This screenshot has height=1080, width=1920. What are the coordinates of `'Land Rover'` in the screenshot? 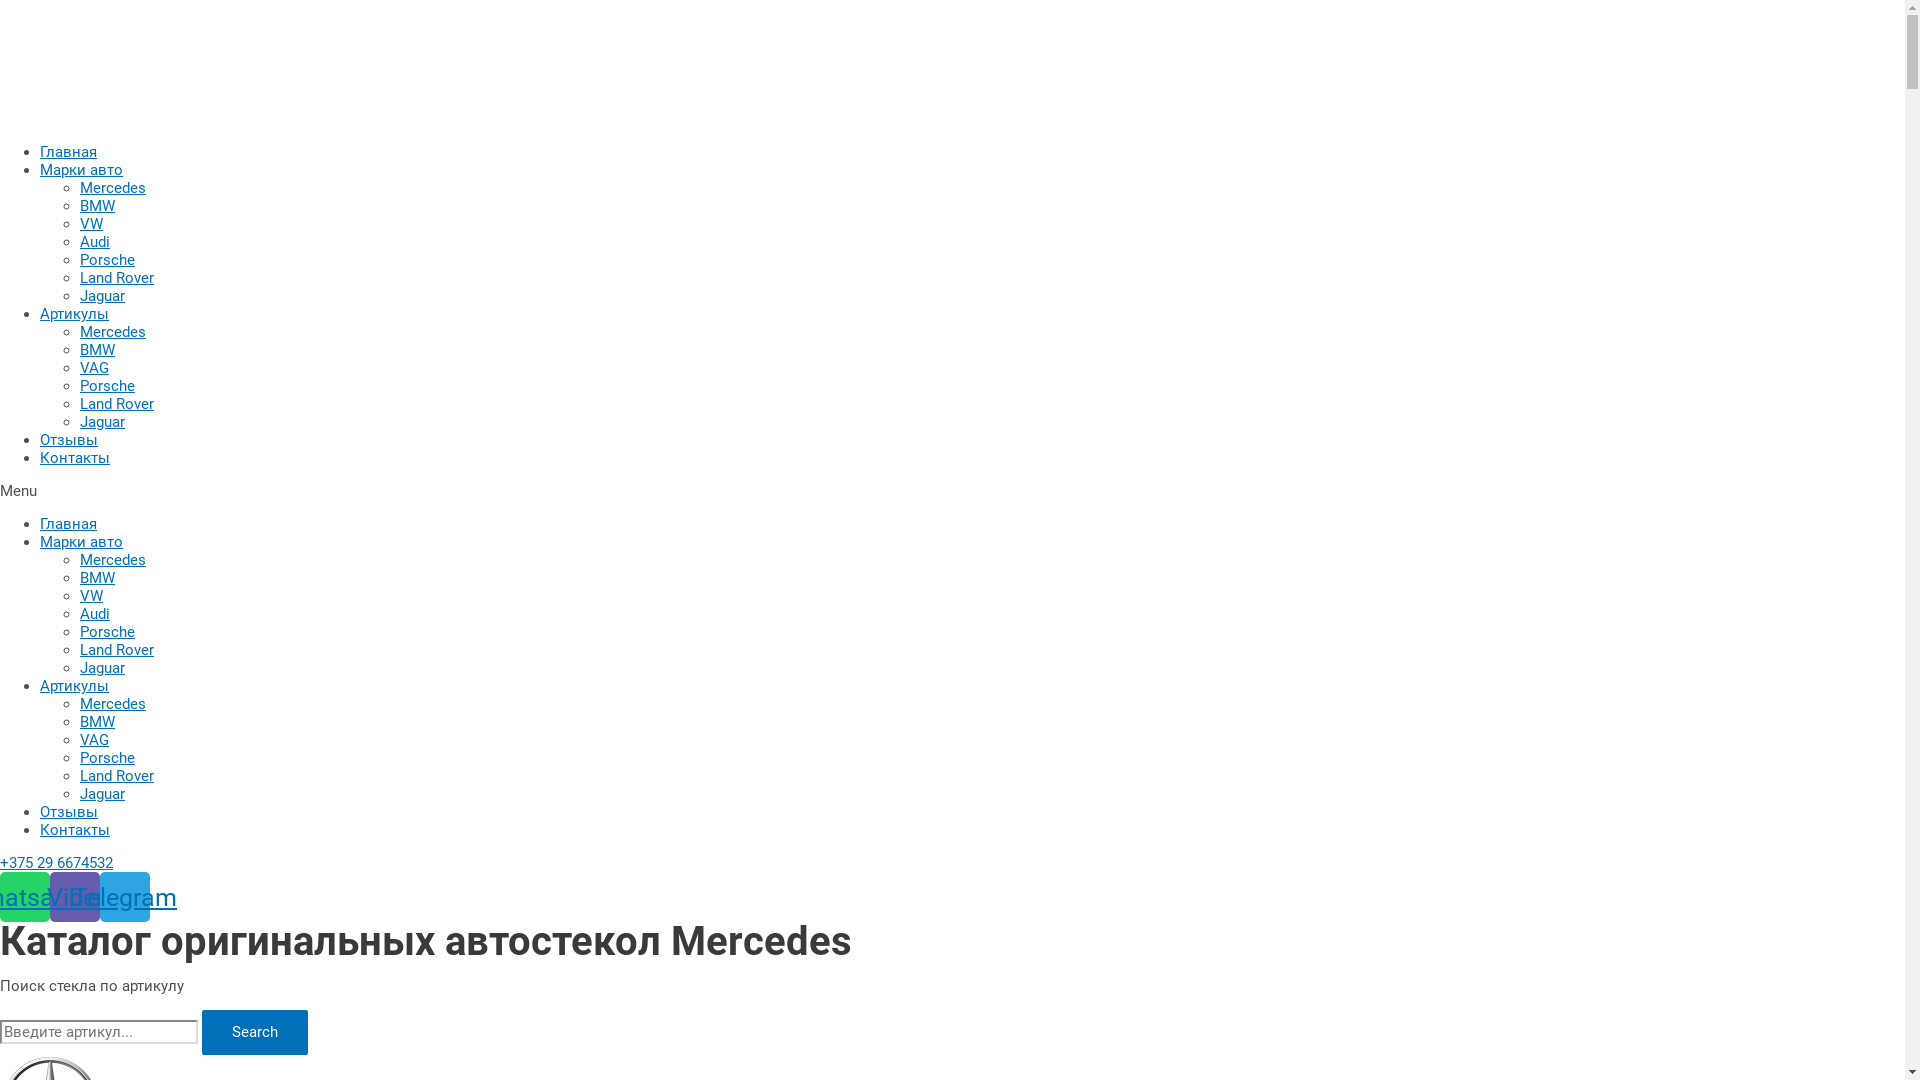 It's located at (115, 277).